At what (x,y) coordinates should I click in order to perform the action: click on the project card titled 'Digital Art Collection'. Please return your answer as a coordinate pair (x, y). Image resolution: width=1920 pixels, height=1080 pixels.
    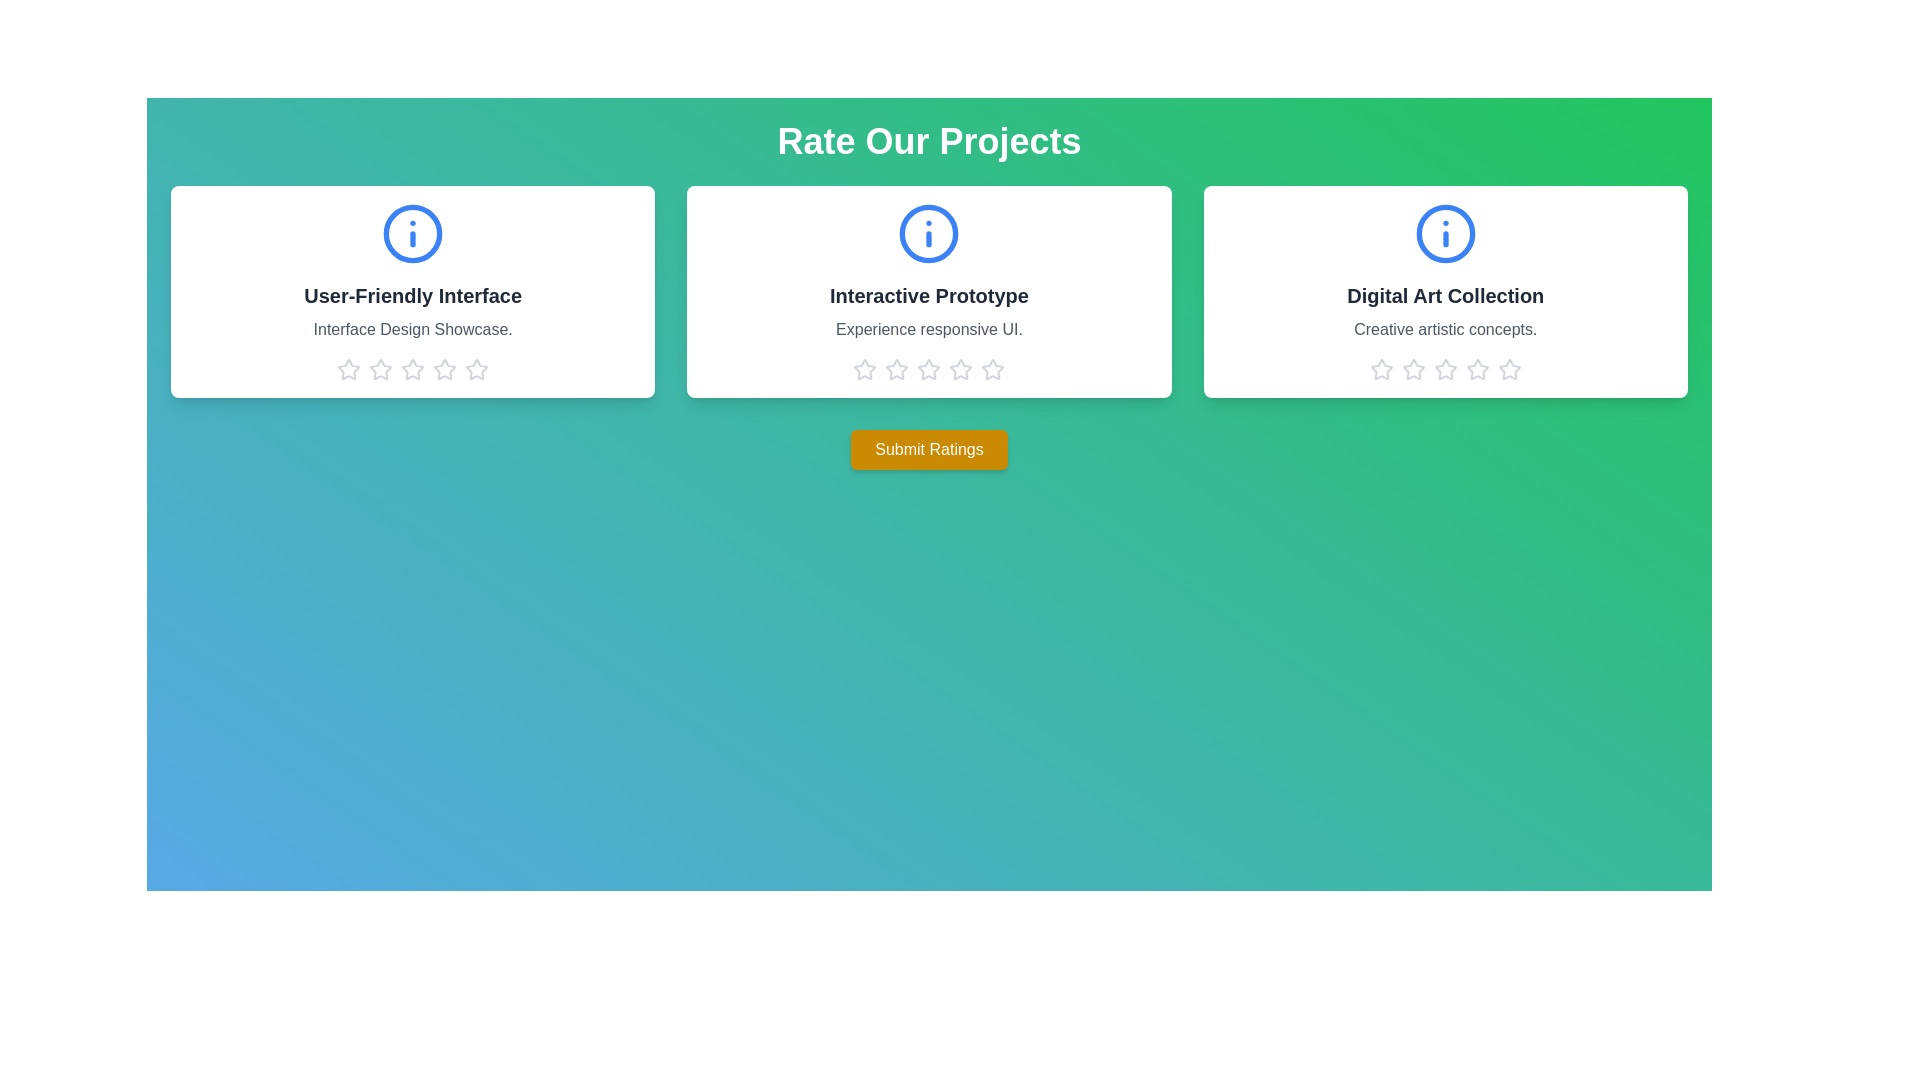
    Looking at the image, I should click on (1444, 292).